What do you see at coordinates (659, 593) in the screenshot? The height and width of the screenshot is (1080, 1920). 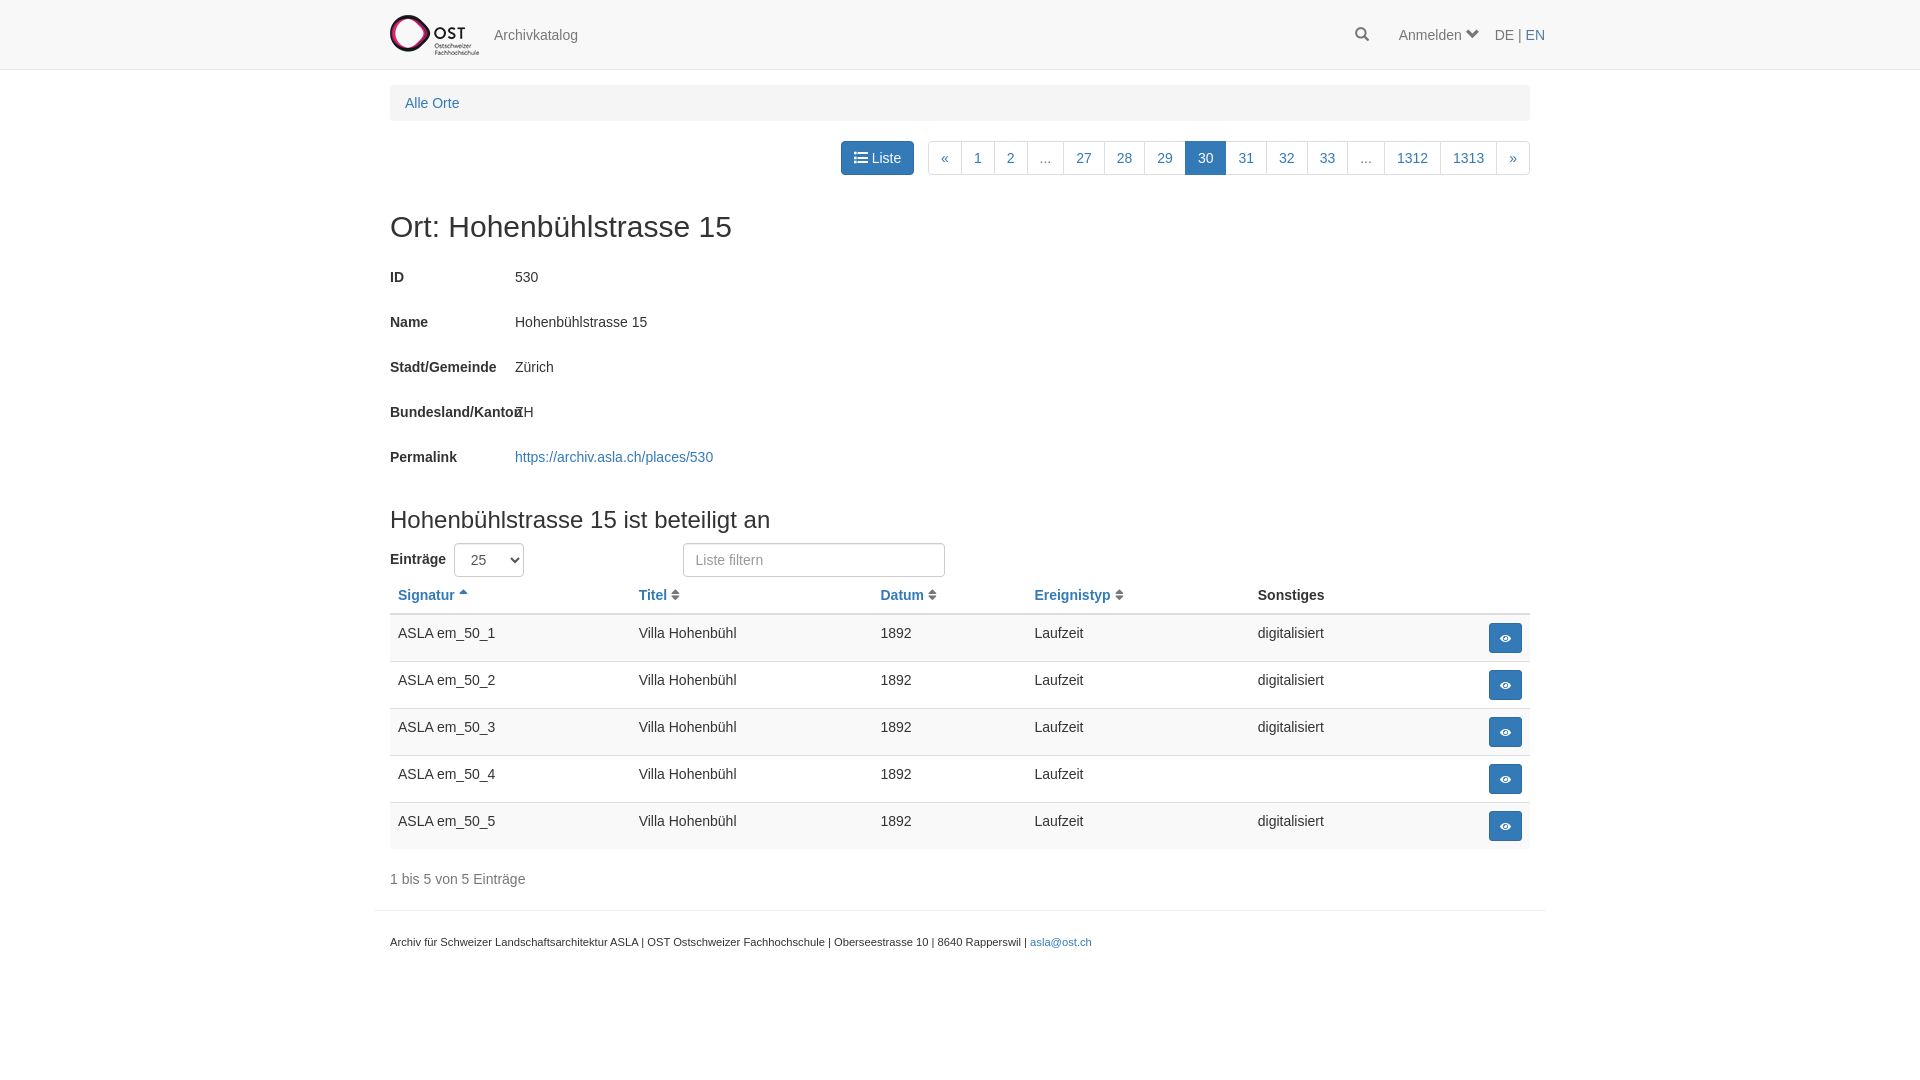 I see `'Titel'` at bounding box center [659, 593].